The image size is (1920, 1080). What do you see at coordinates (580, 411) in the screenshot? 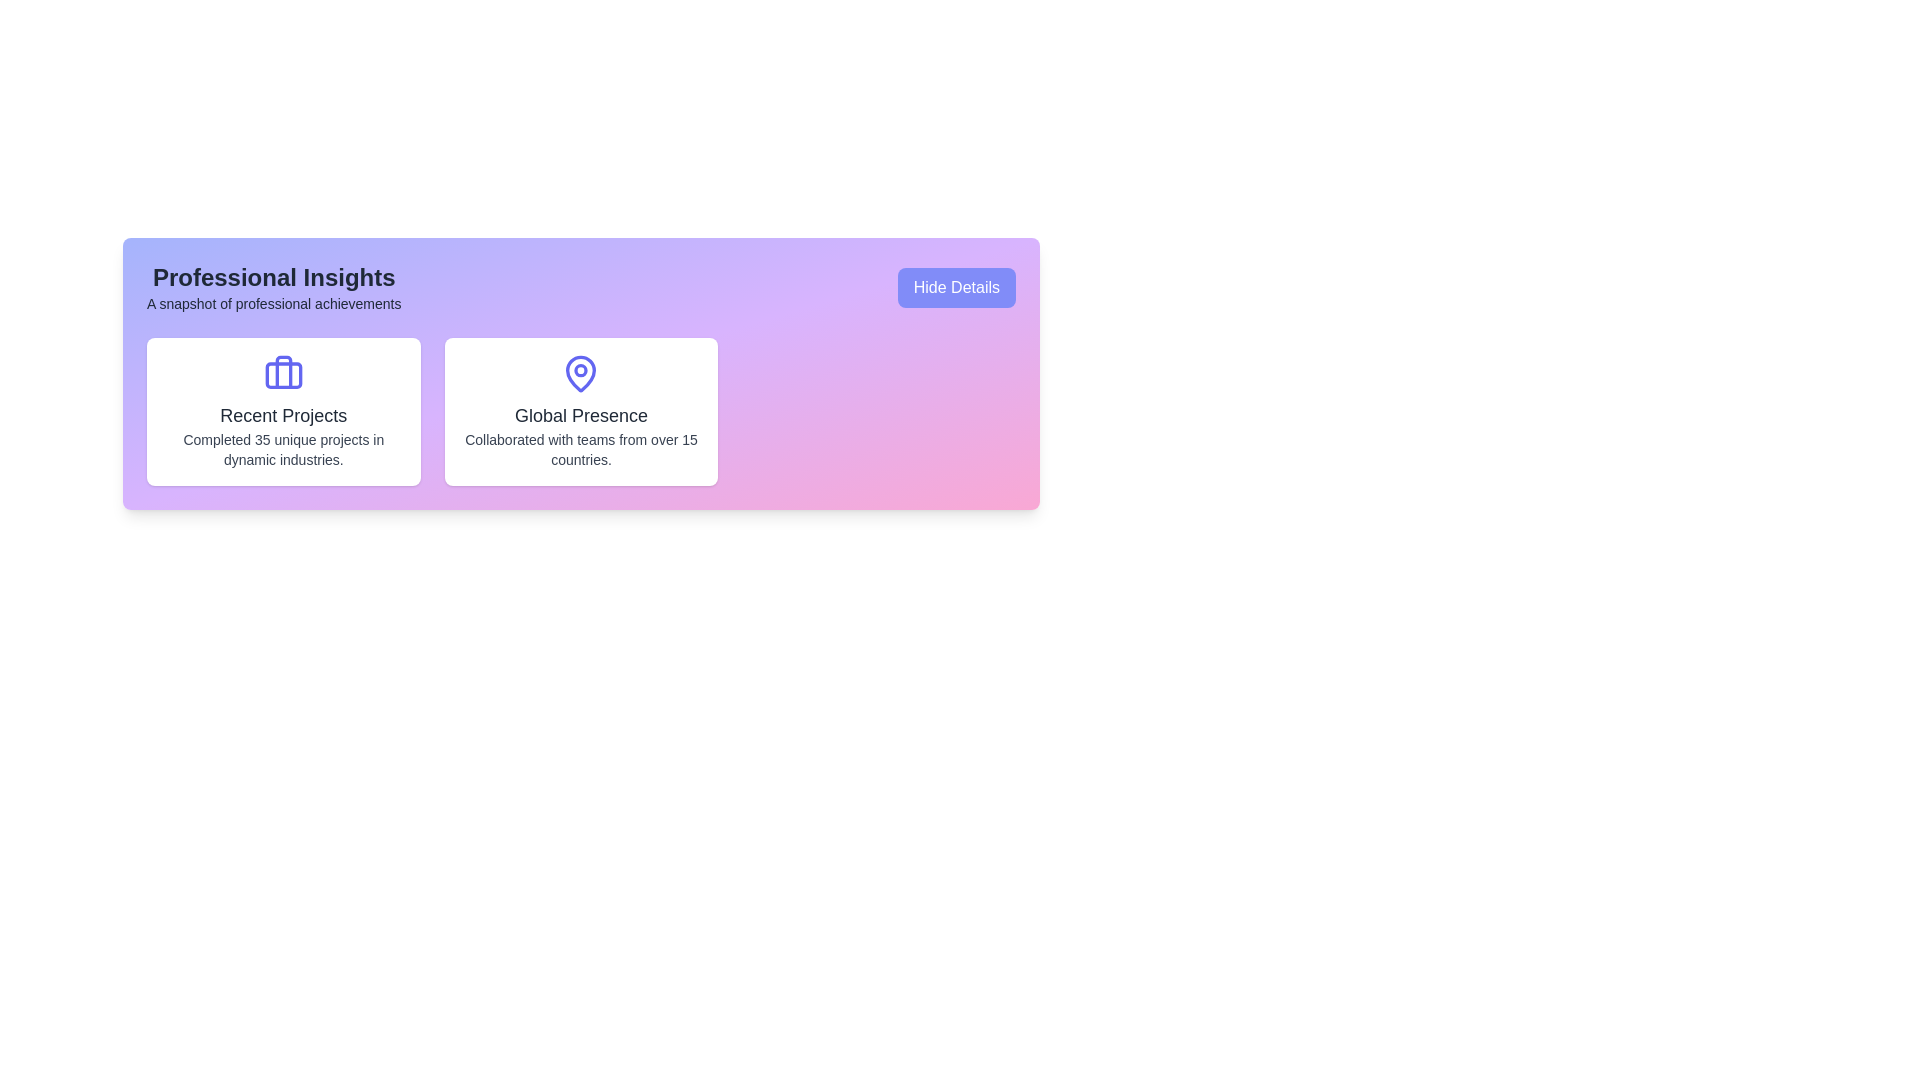
I see `text contained in the Informational card that emphasizes 'Global Presence', which is the second card in a series of three horizontally aligned cards with a gradient background` at bounding box center [580, 411].